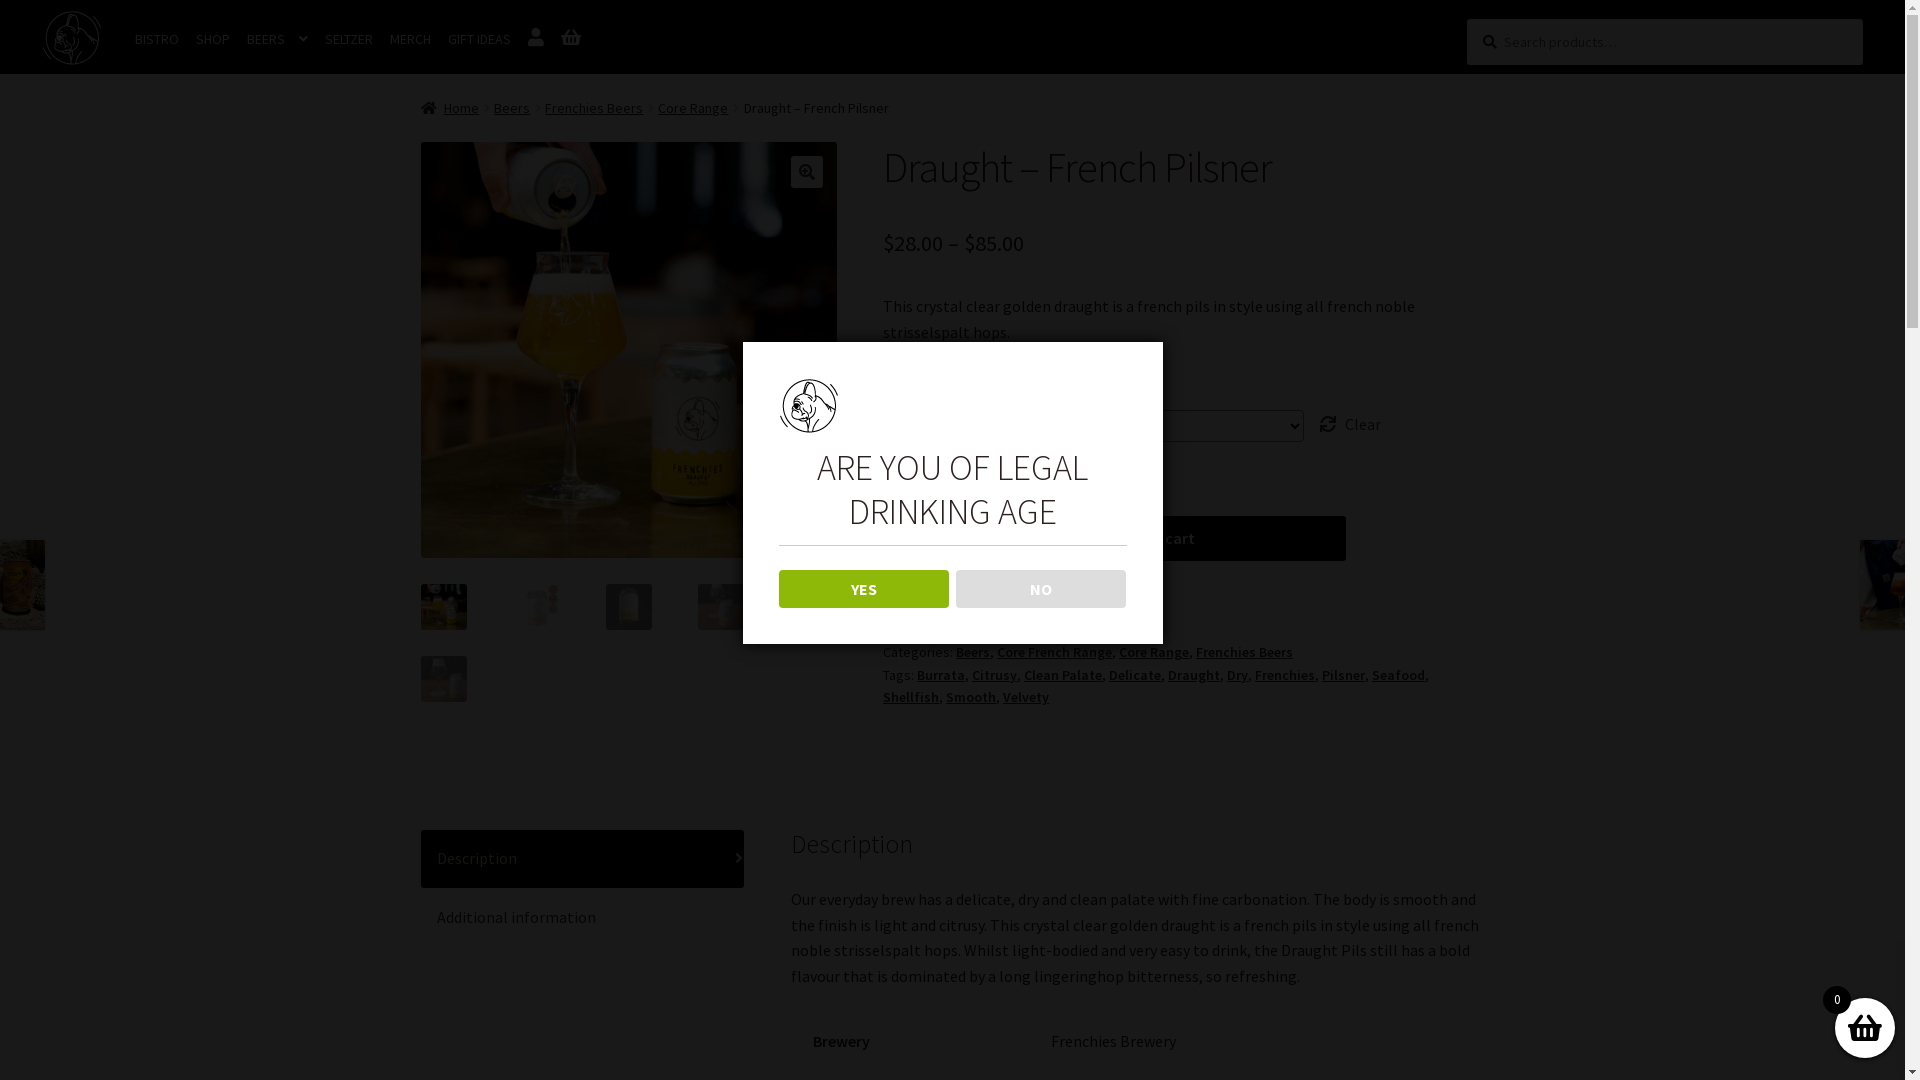  What do you see at coordinates (1343, 675) in the screenshot?
I see `'Pilsner'` at bounding box center [1343, 675].